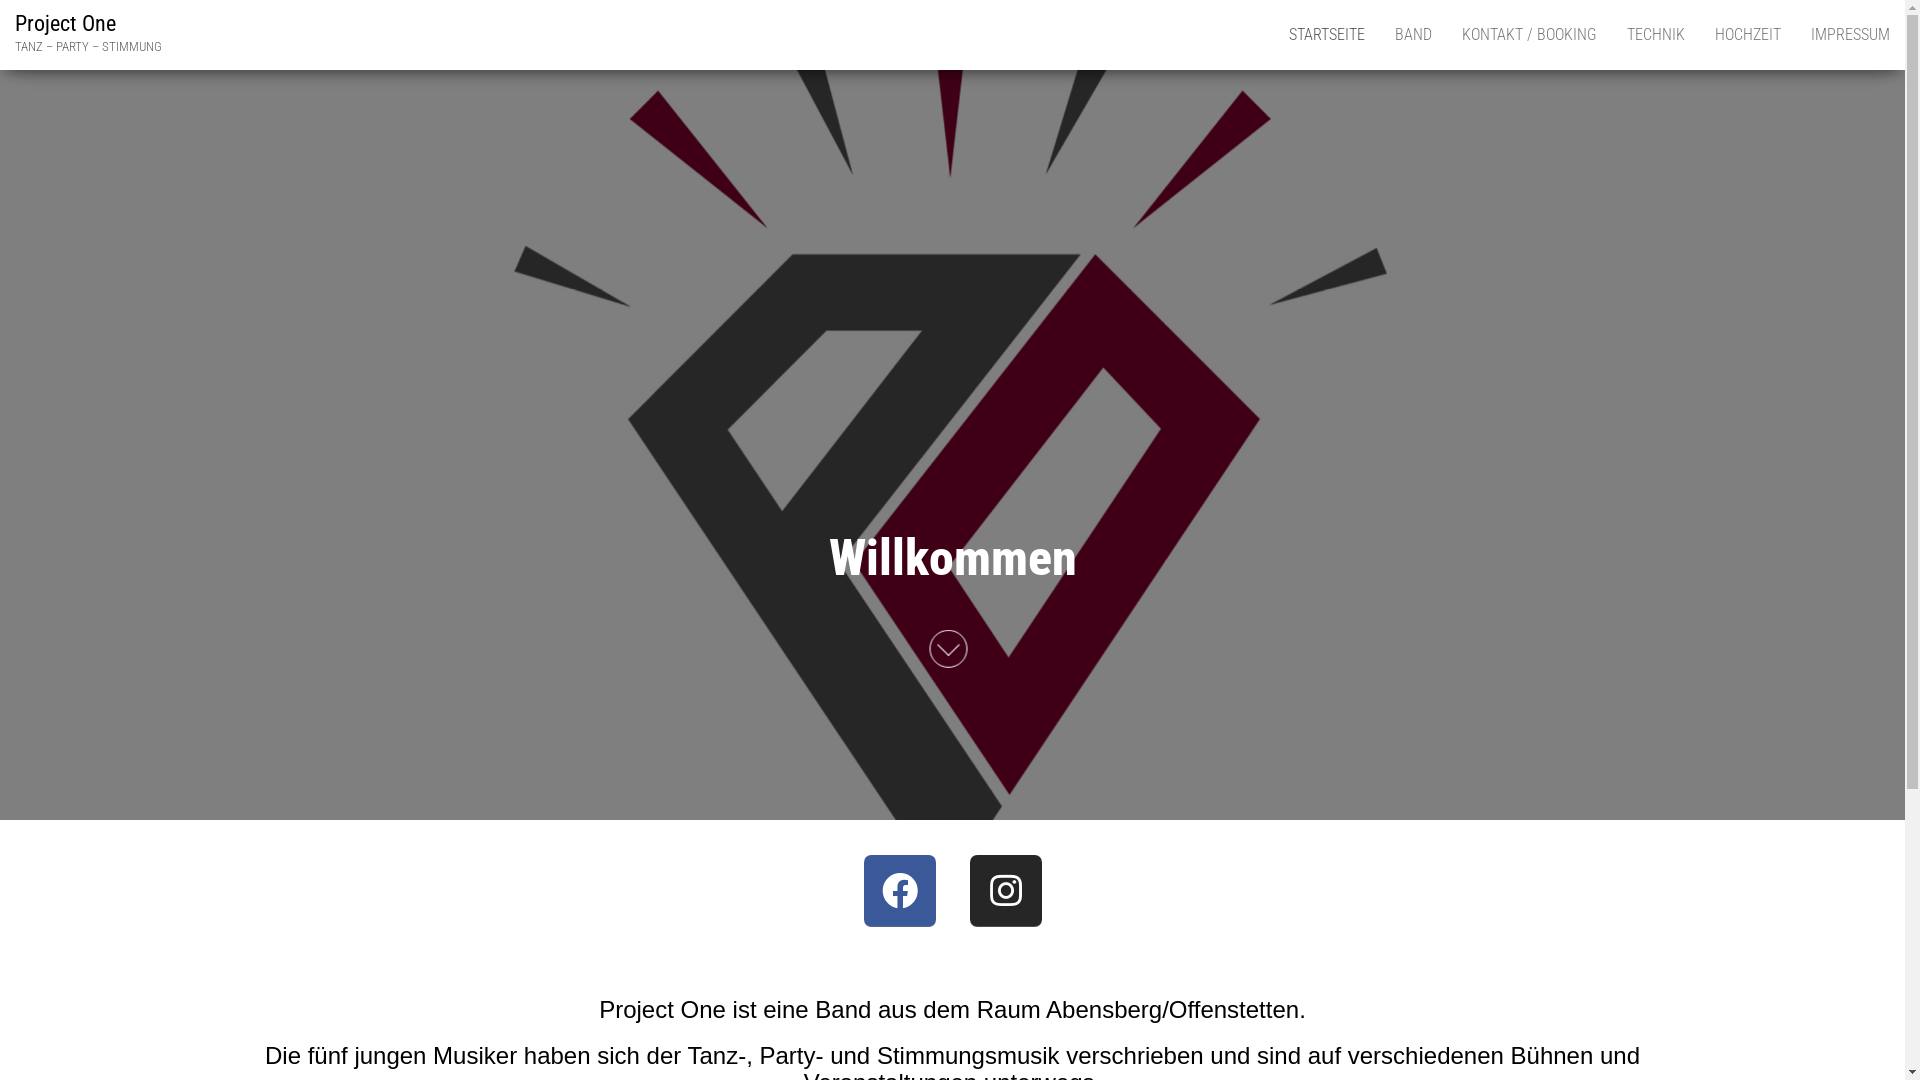 The image size is (1920, 1080). Describe the element at coordinates (1746, 34) in the screenshot. I see `'HOCHZEIT'` at that location.